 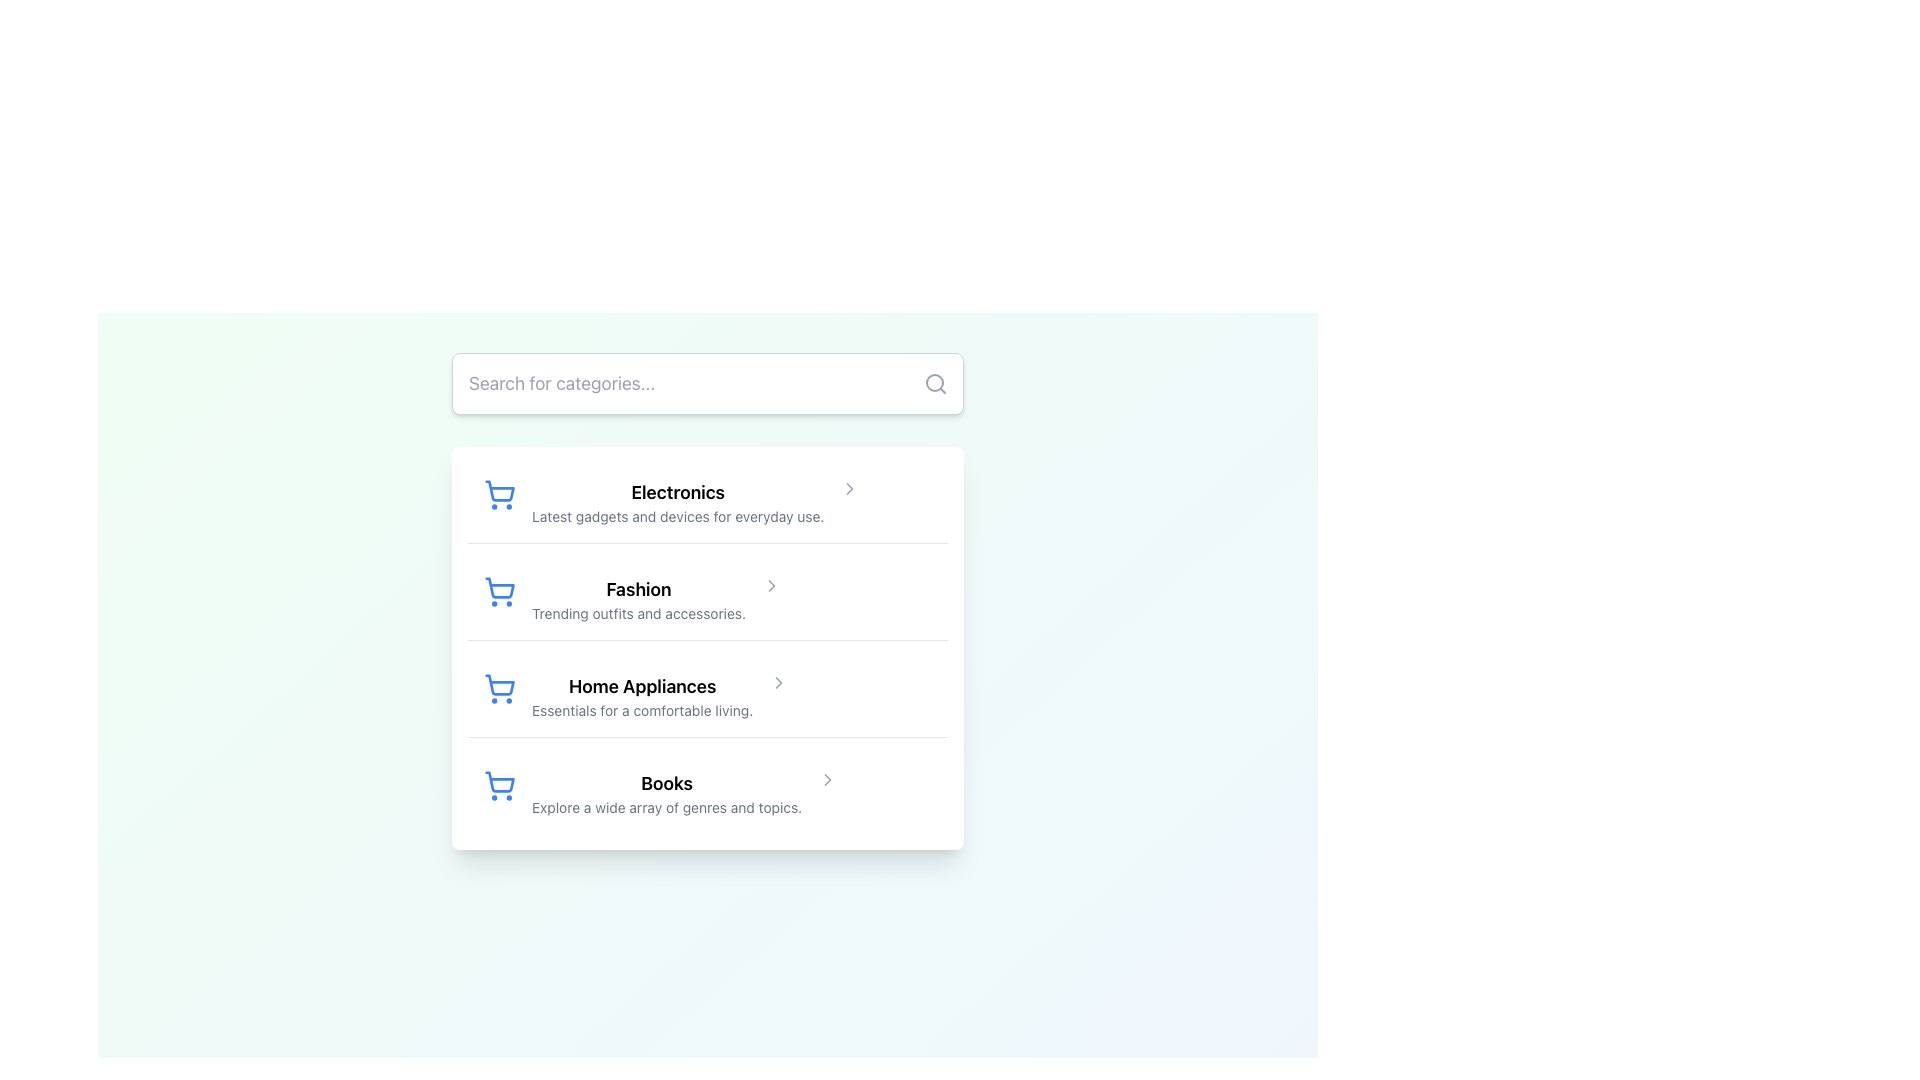 What do you see at coordinates (642, 696) in the screenshot?
I see `the 'Home Appliances' text label, which features a bolded title and a subtitle, located in the vertical list of categories between 'Fashion' and 'Books'` at bounding box center [642, 696].